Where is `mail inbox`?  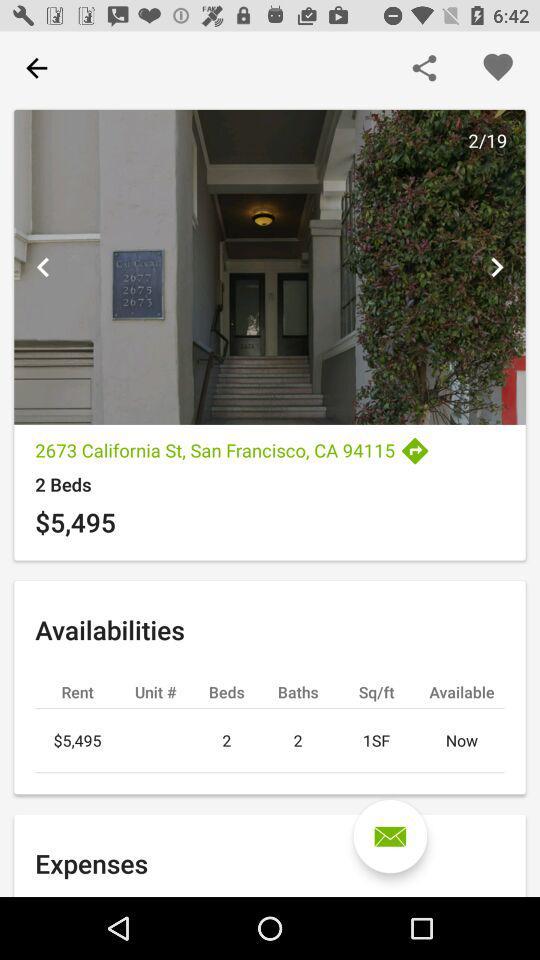
mail inbox is located at coordinates (390, 836).